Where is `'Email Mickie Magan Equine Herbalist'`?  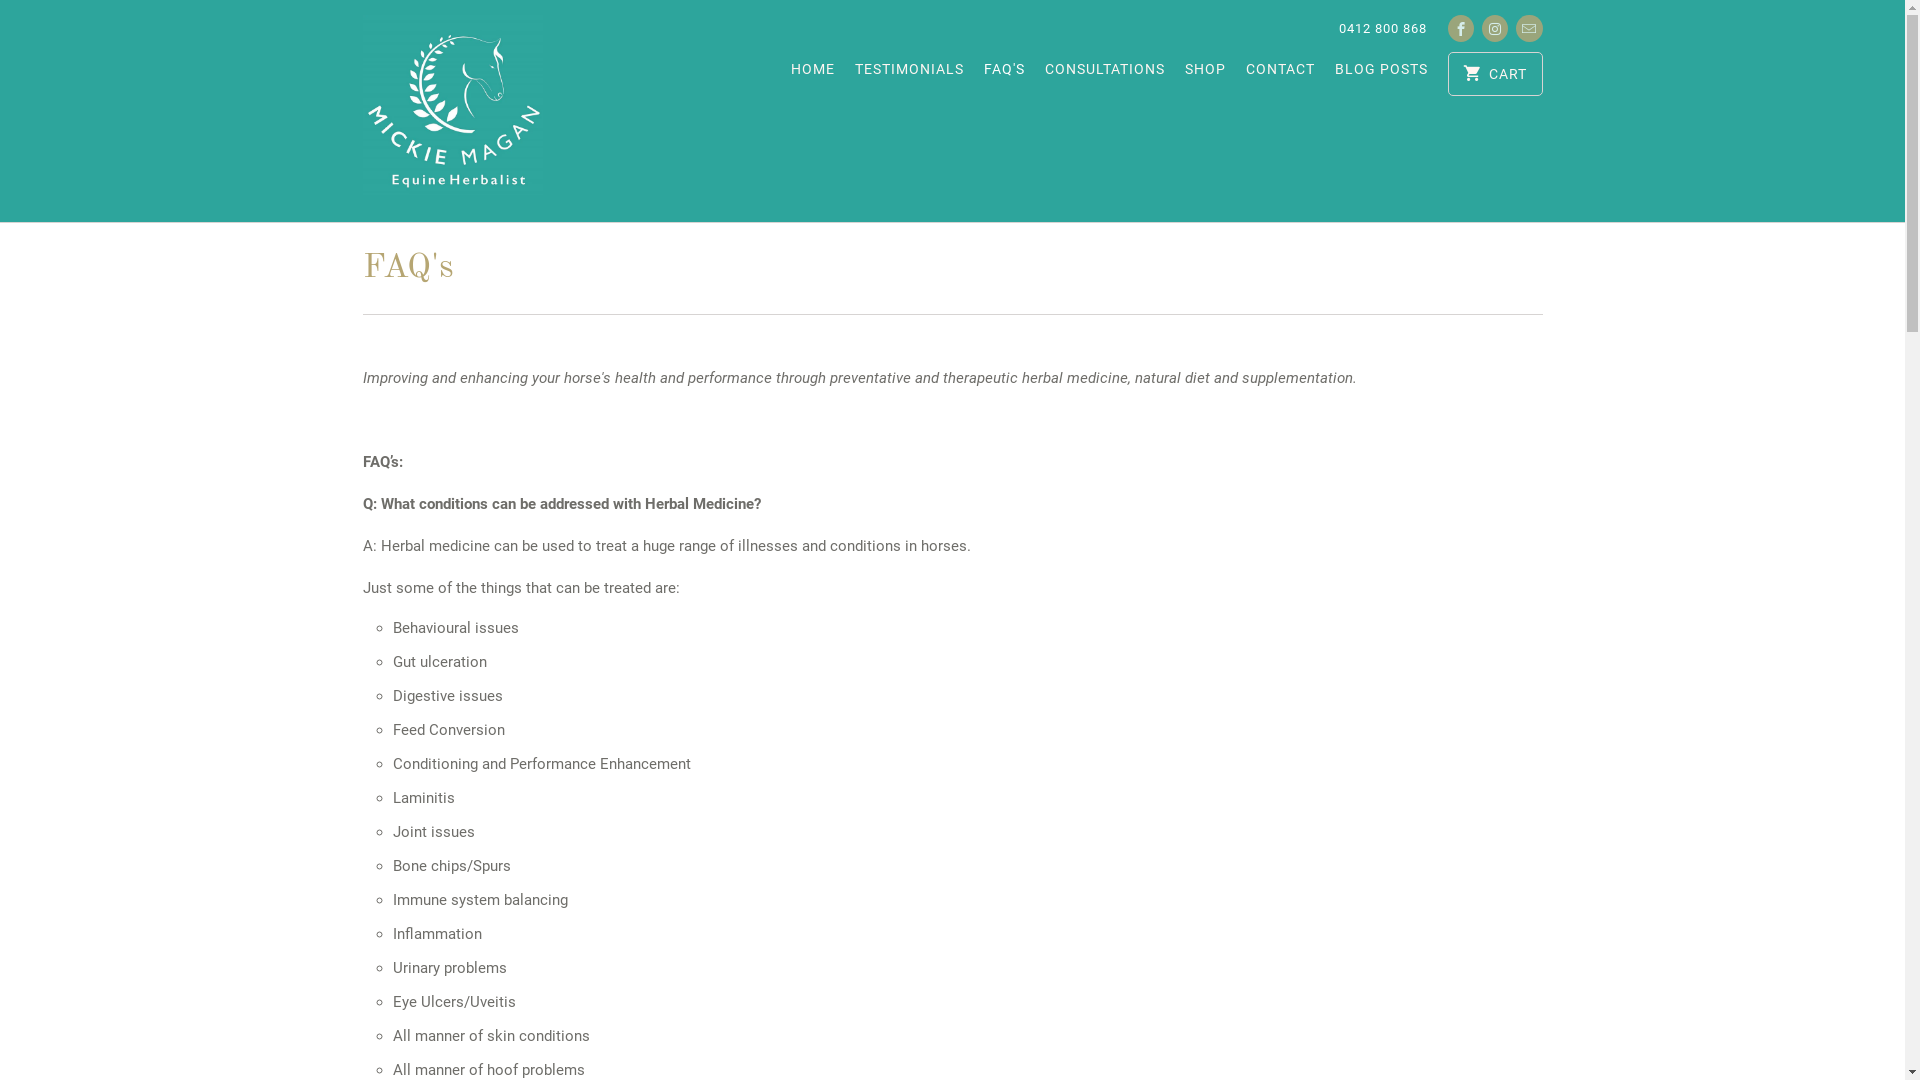
'Email Mickie Magan Equine Herbalist' is located at coordinates (1528, 28).